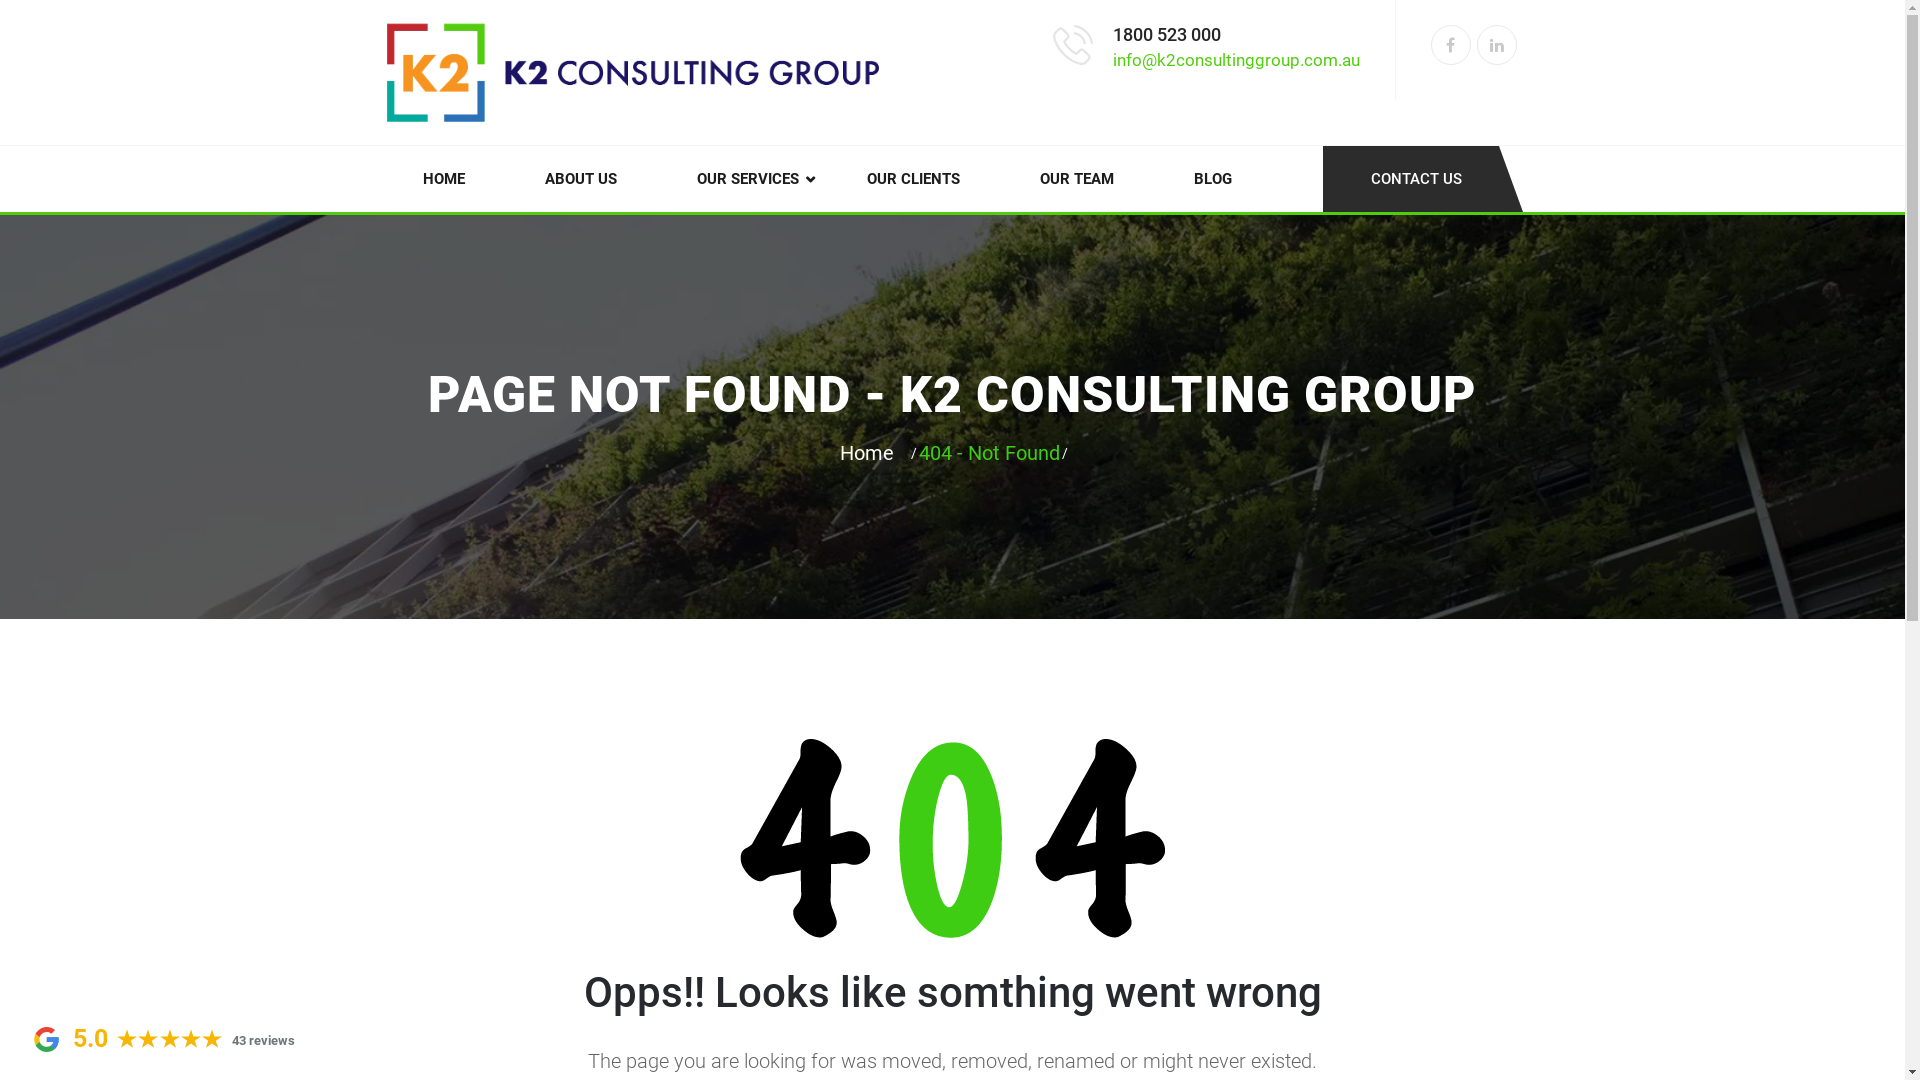 The width and height of the screenshot is (1920, 1080). Describe the element at coordinates (1234, 59) in the screenshot. I see `'info@k2consultinggroup.com.au'` at that location.